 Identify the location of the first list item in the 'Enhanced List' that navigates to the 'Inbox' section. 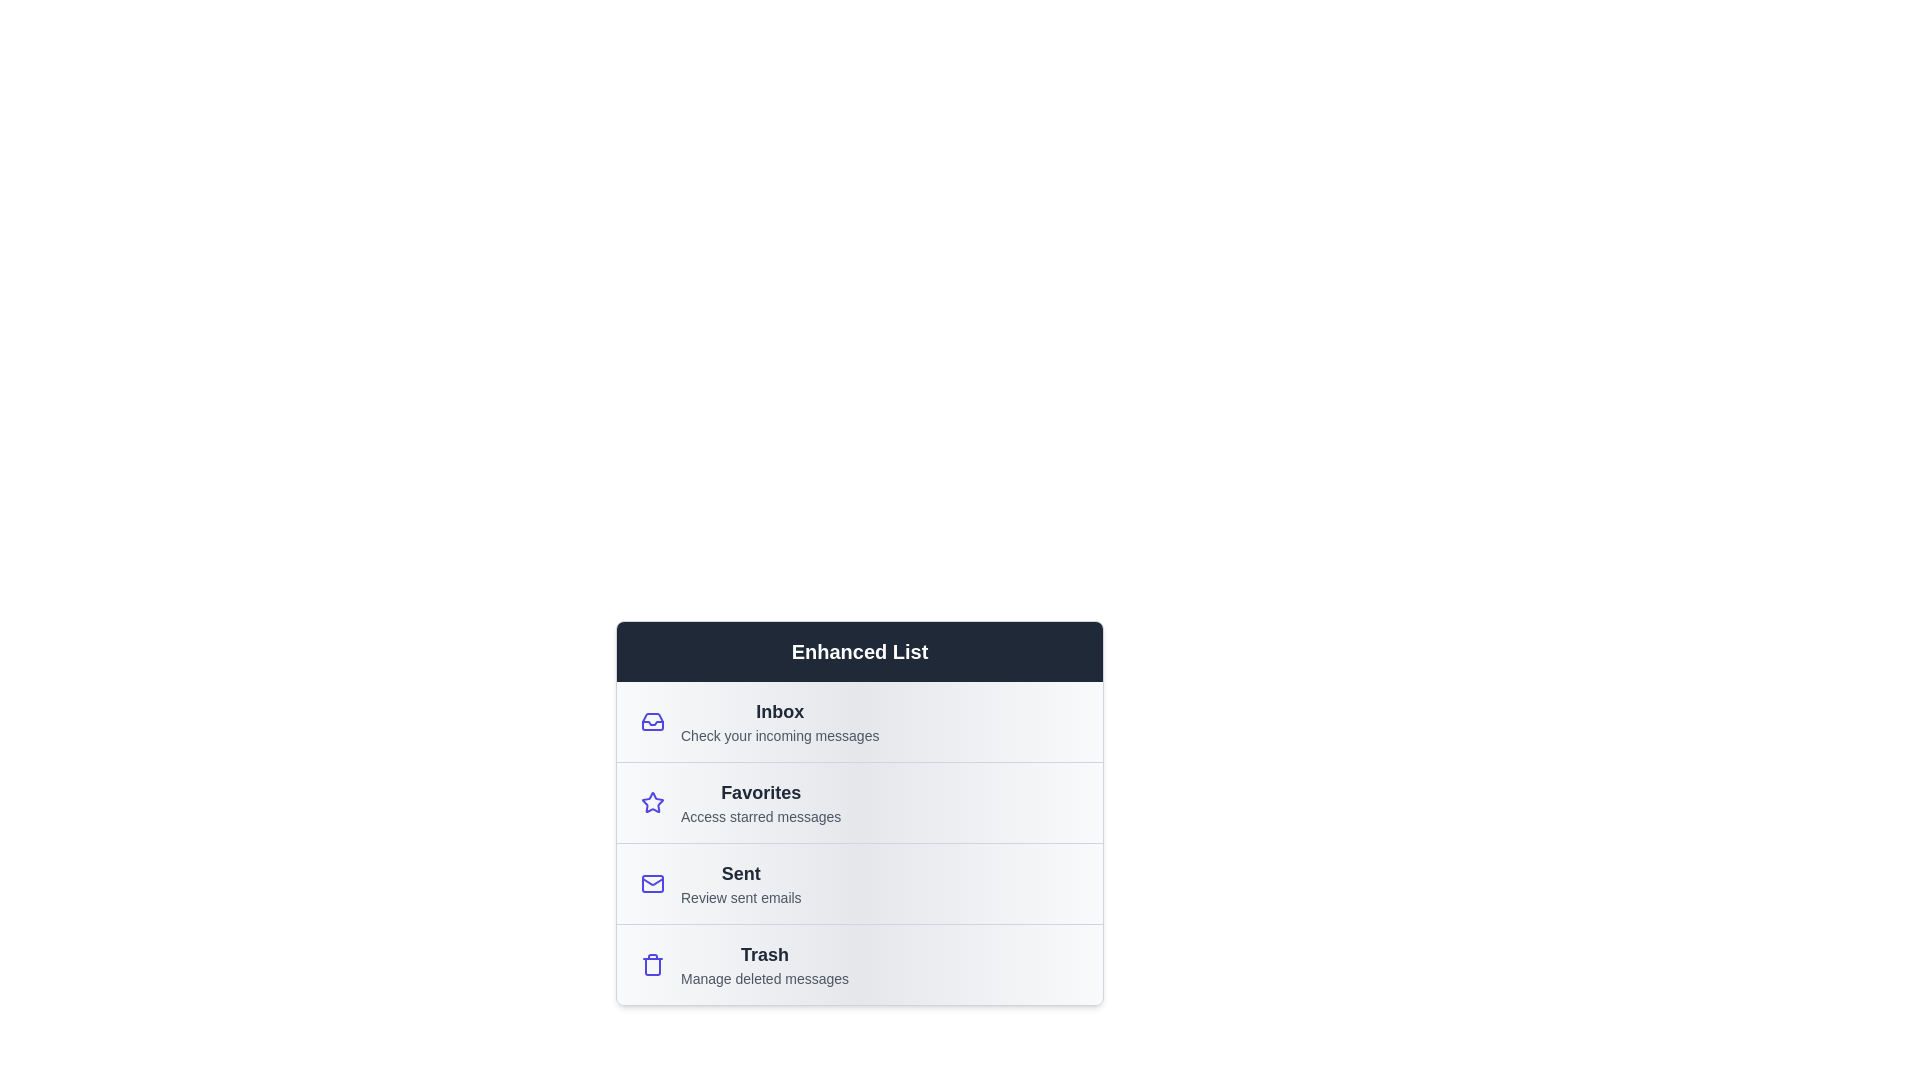
(859, 721).